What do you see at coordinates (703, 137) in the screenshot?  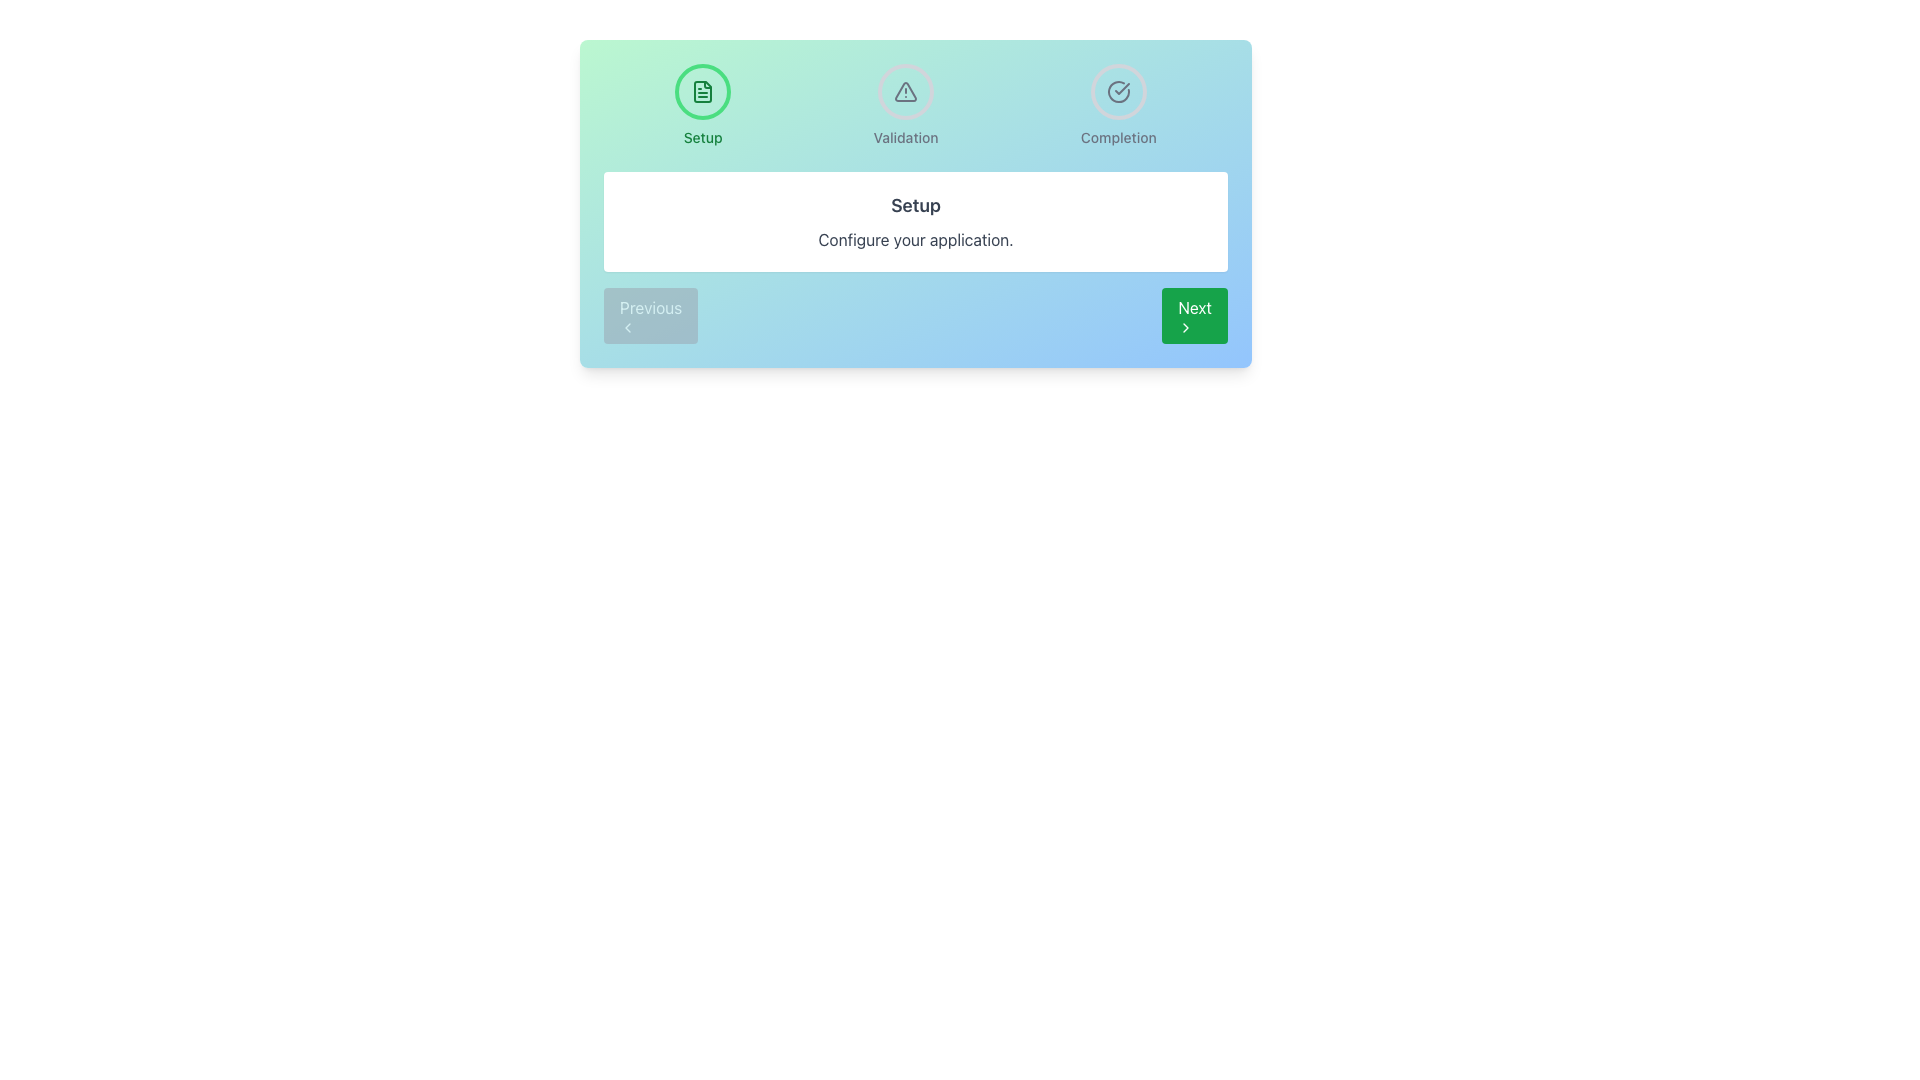 I see `the text label 'Setup' which is prominently displayed in green below a circular document icon within the navigation panel` at bounding box center [703, 137].